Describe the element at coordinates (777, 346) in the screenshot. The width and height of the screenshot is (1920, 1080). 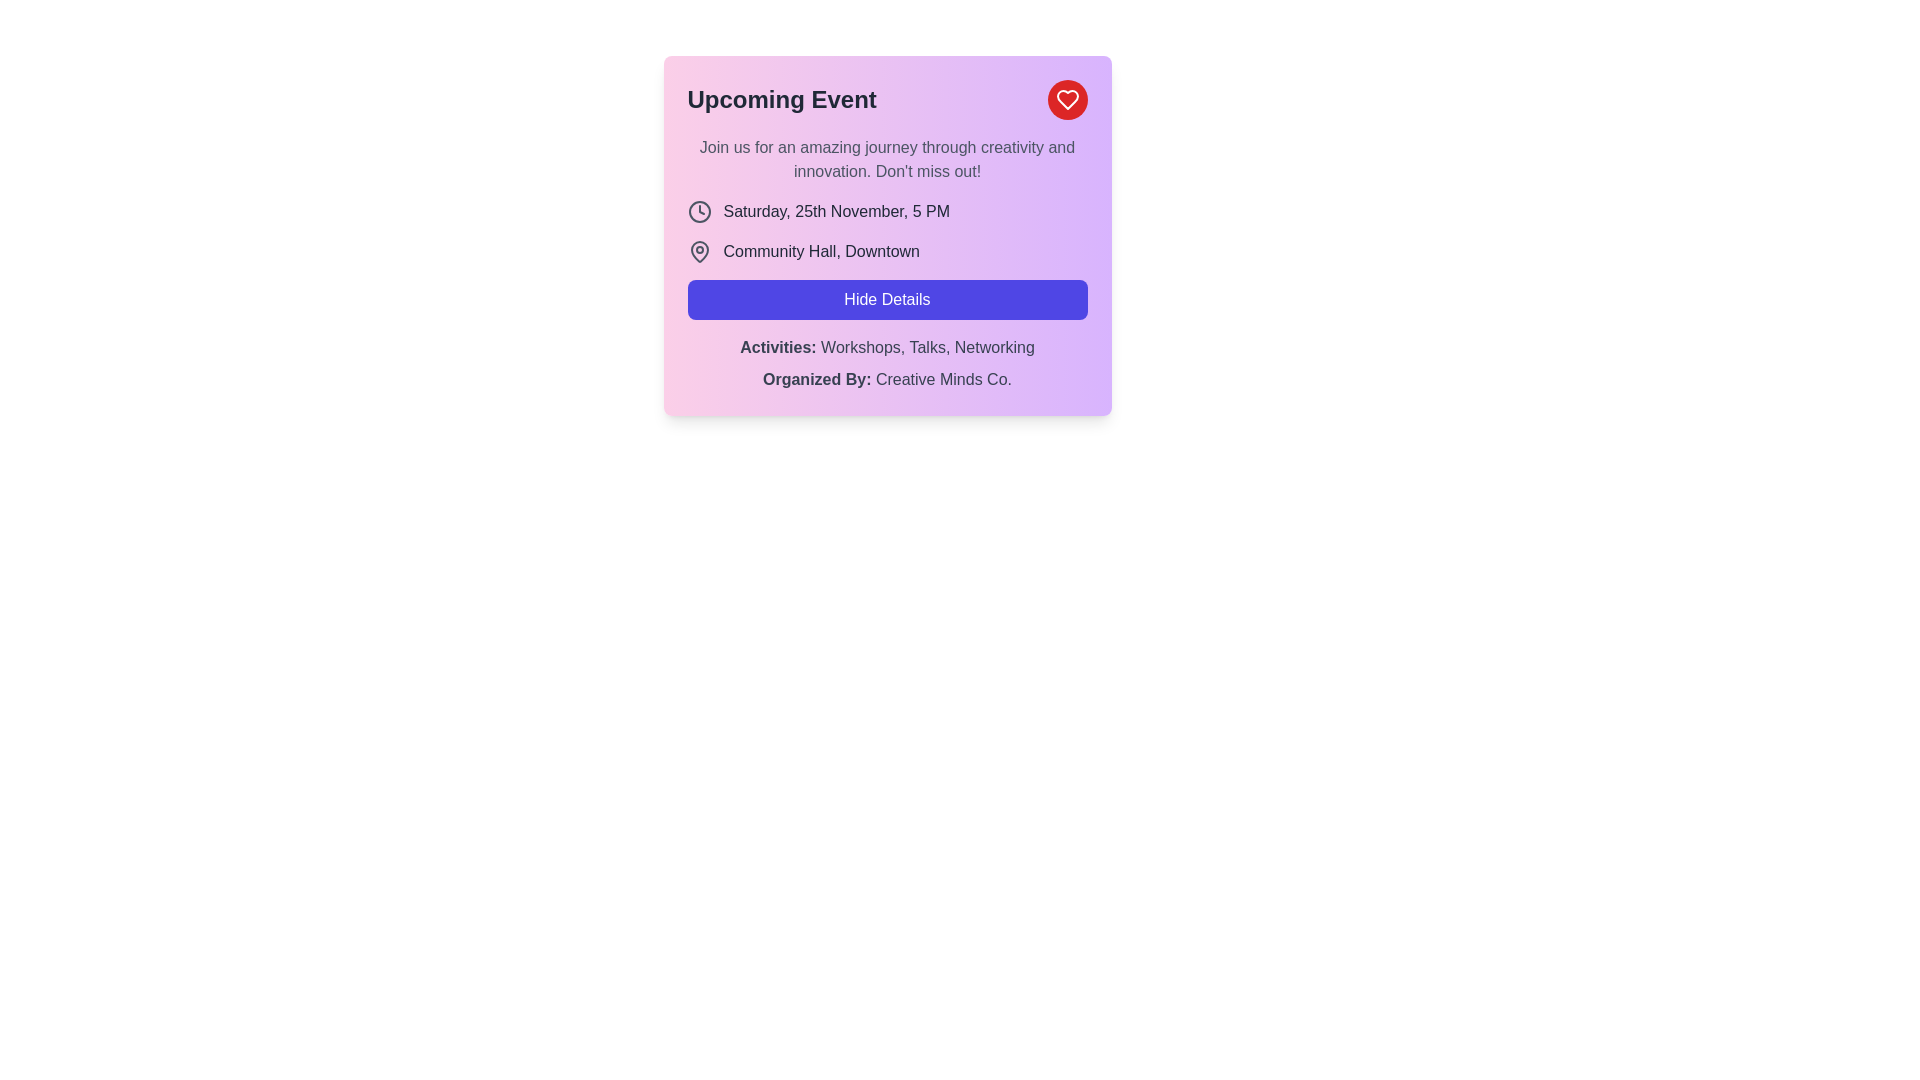
I see `the text label that describes the activities available, positioned above the list items 'Workshops, Talks, Networking' and below the 'Hide Details' button` at that location.